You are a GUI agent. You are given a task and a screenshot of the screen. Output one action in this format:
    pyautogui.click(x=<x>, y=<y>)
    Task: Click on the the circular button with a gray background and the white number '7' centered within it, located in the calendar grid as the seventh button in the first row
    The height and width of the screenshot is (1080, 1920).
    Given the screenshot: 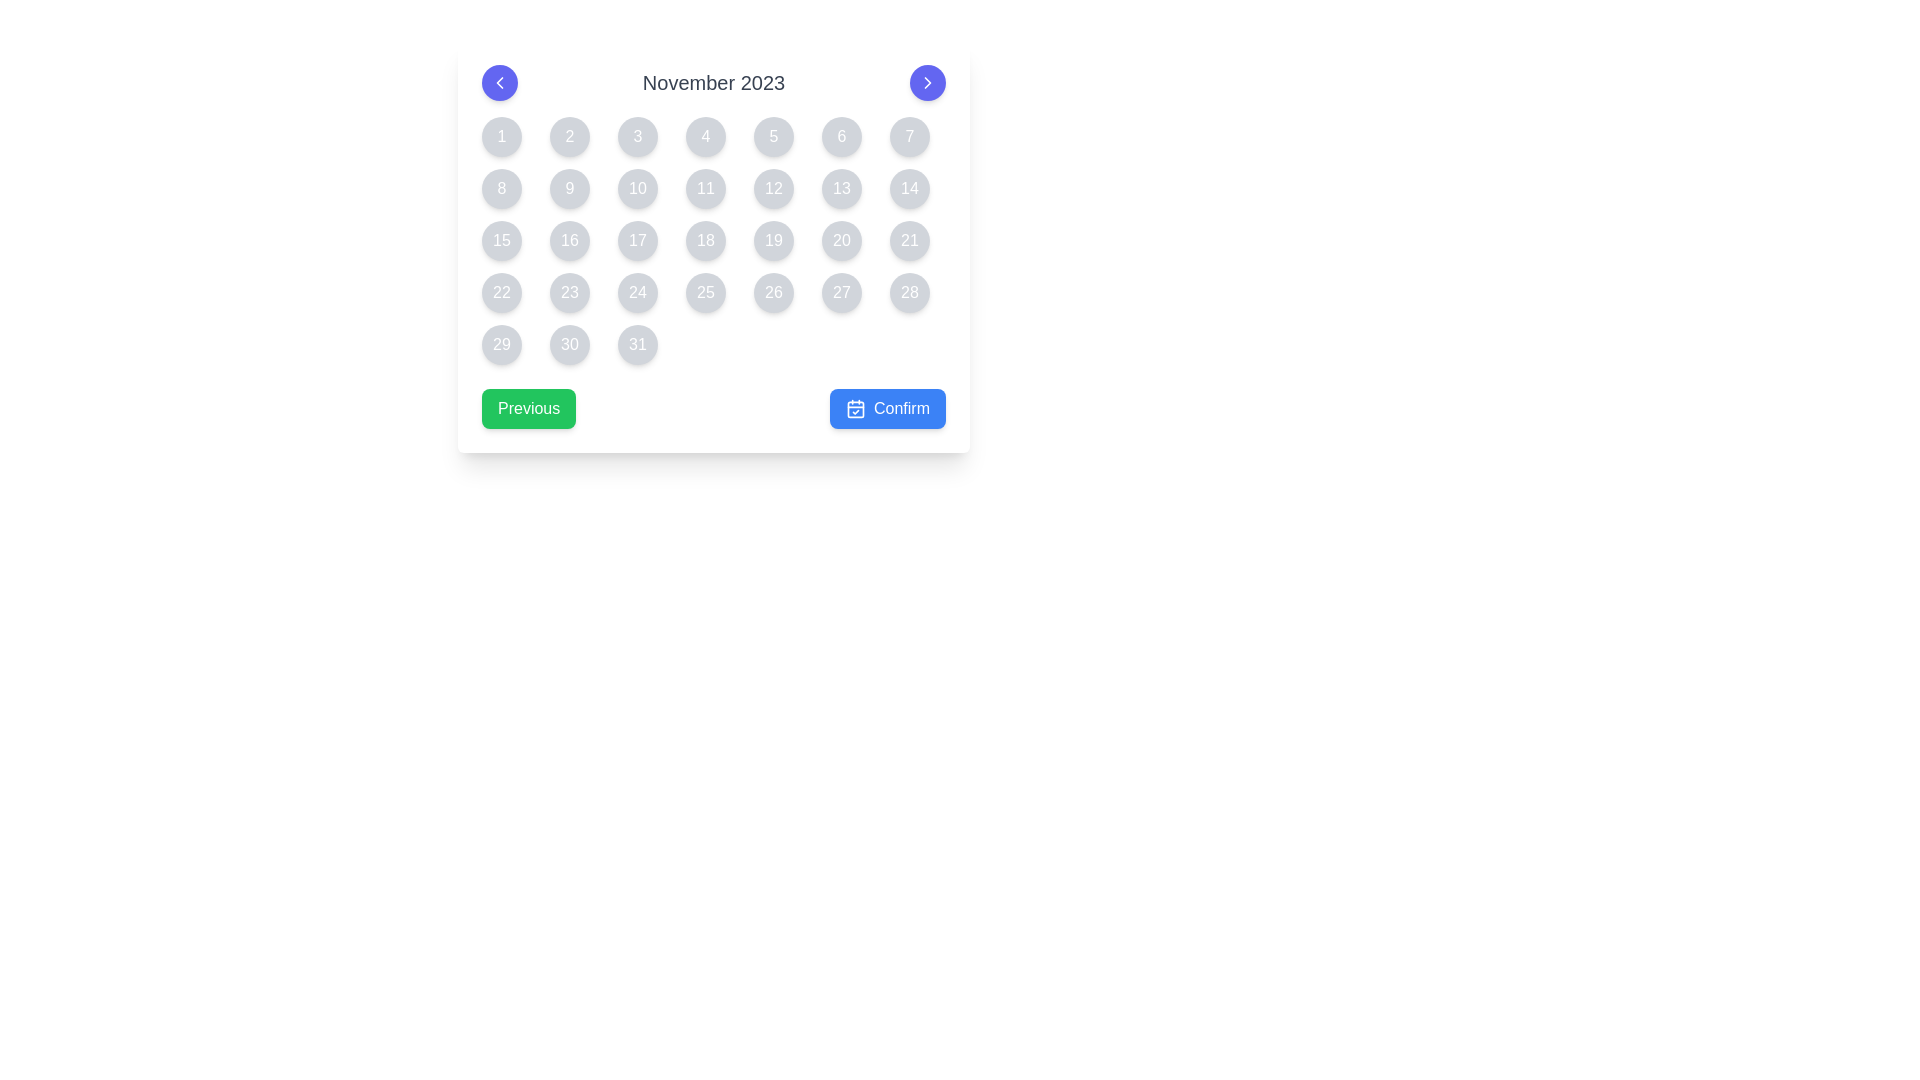 What is the action you would take?
    pyautogui.click(x=909, y=136)
    